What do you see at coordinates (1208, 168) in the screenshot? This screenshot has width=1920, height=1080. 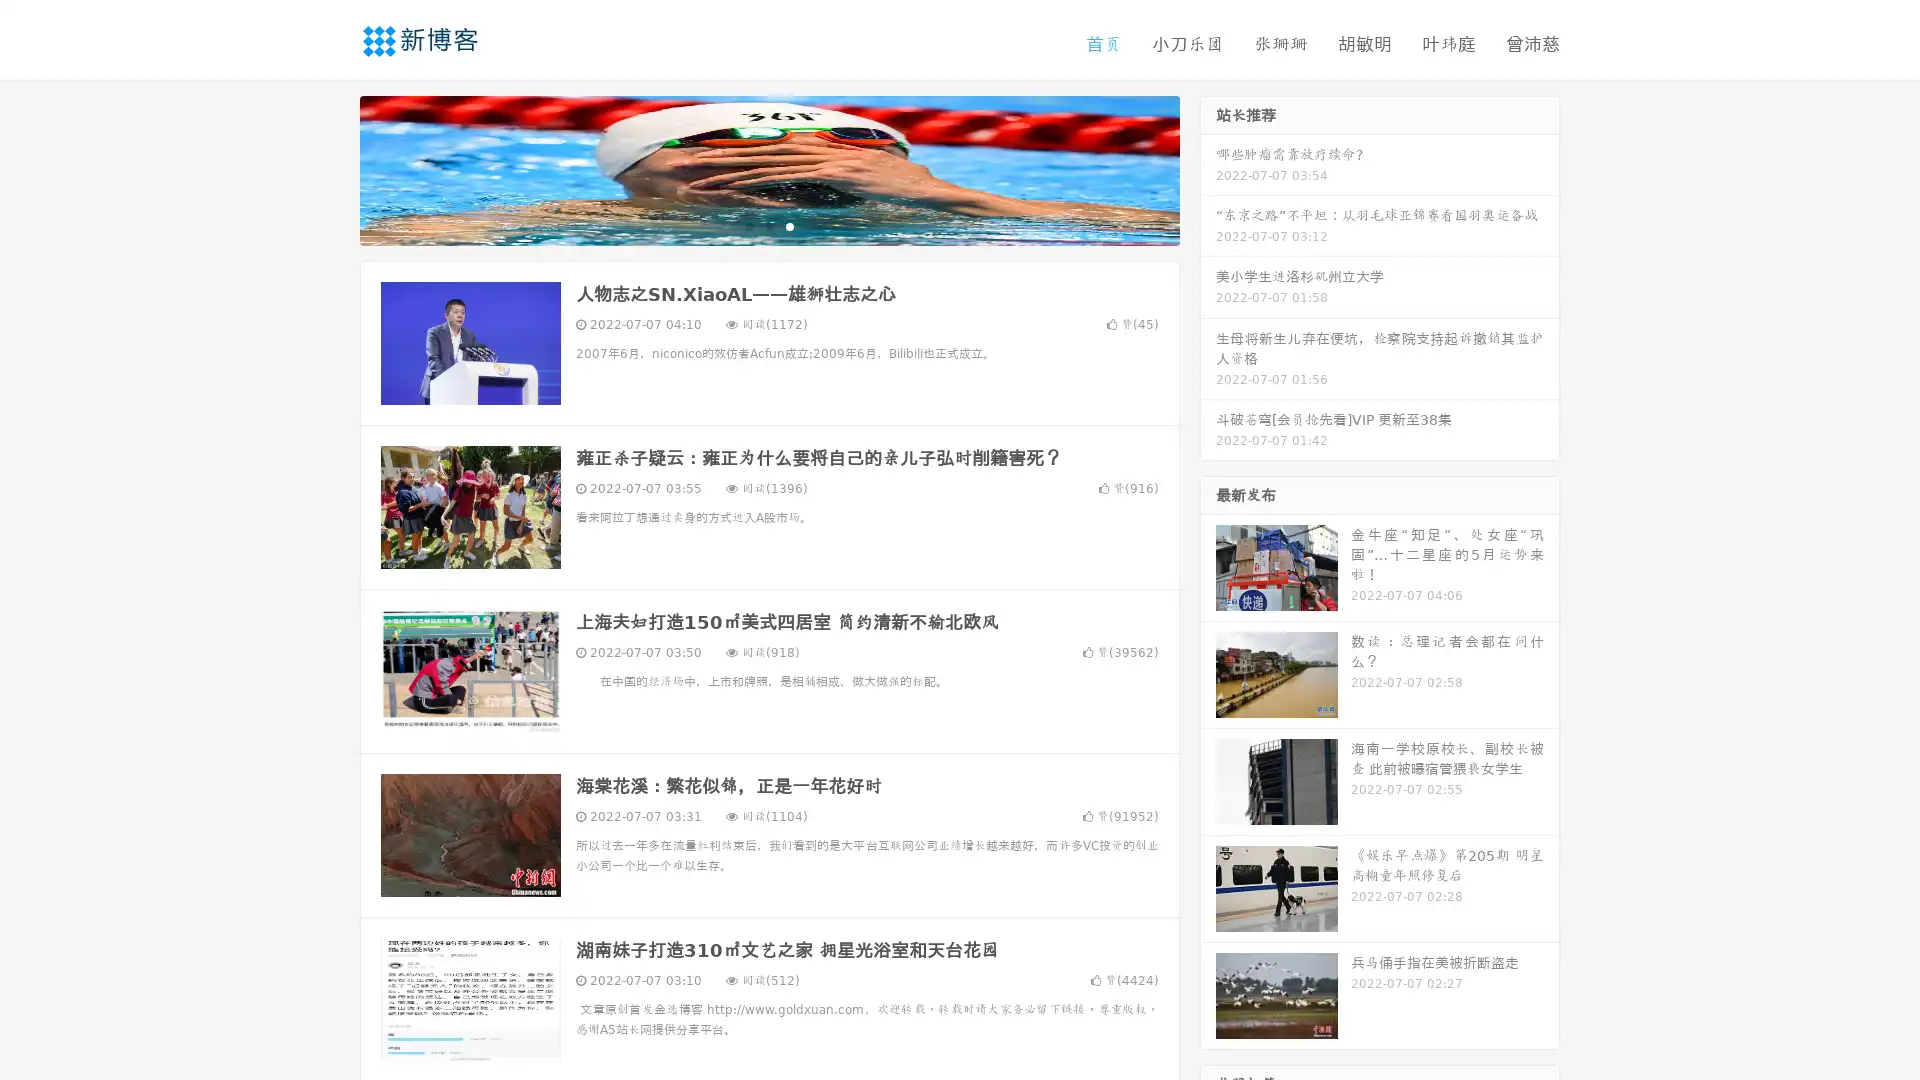 I see `Next slide` at bounding box center [1208, 168].